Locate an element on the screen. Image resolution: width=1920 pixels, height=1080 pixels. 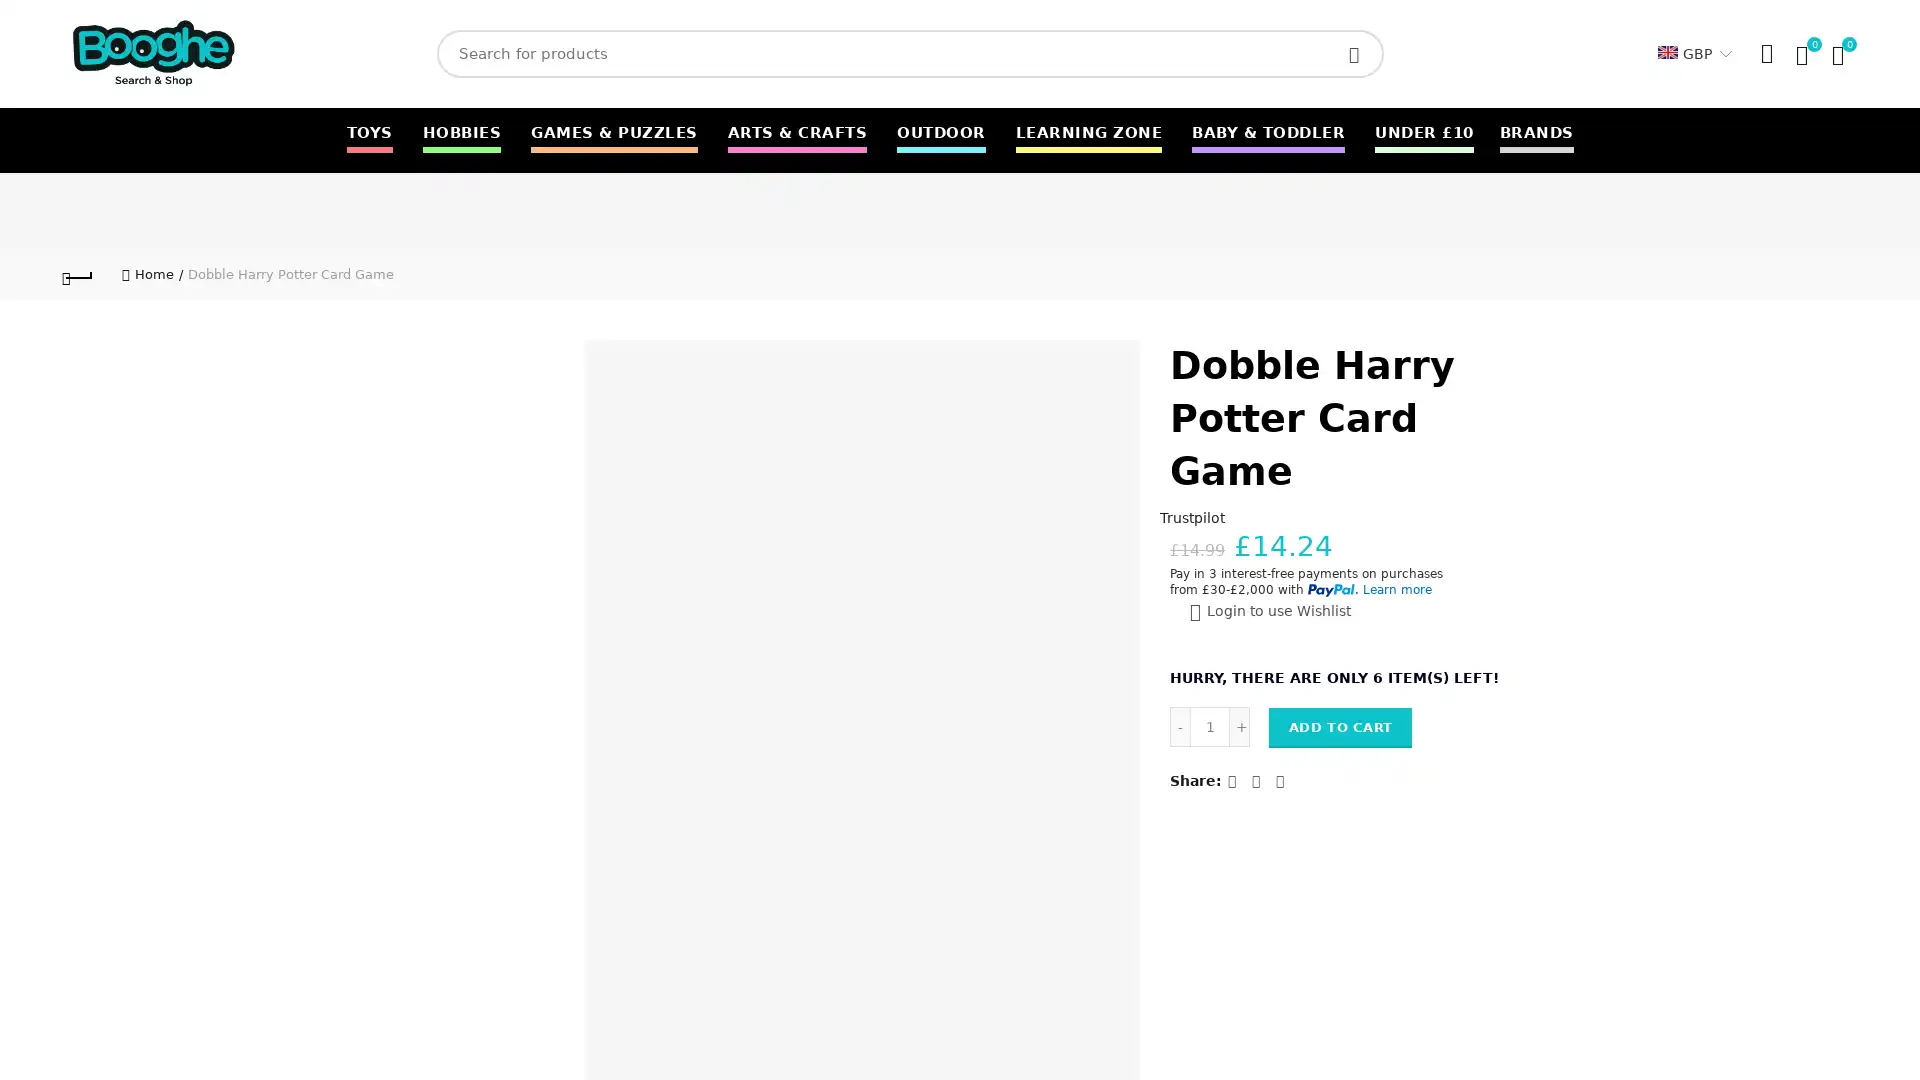
SEARCH is located at coordinates (1358, 53).